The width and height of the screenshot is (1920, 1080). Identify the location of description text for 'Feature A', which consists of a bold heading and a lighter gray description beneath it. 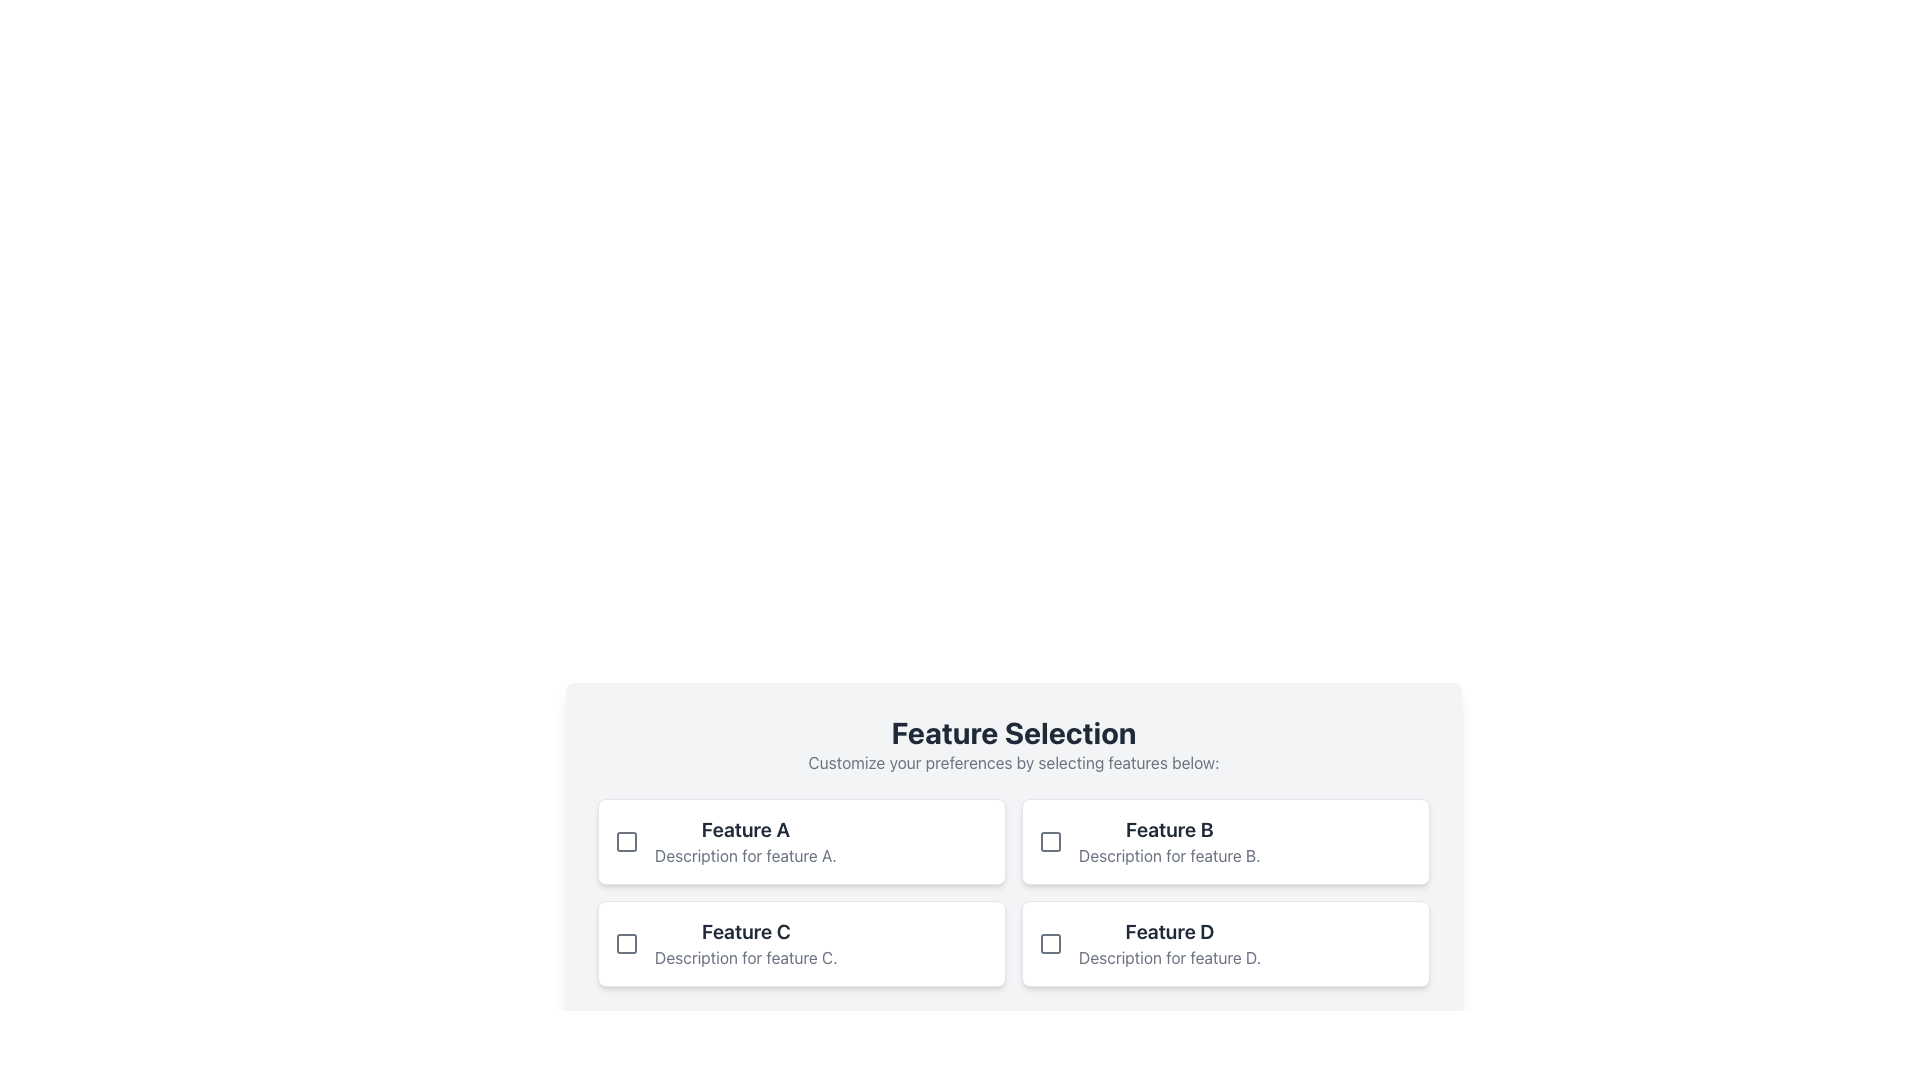
(744, 841).